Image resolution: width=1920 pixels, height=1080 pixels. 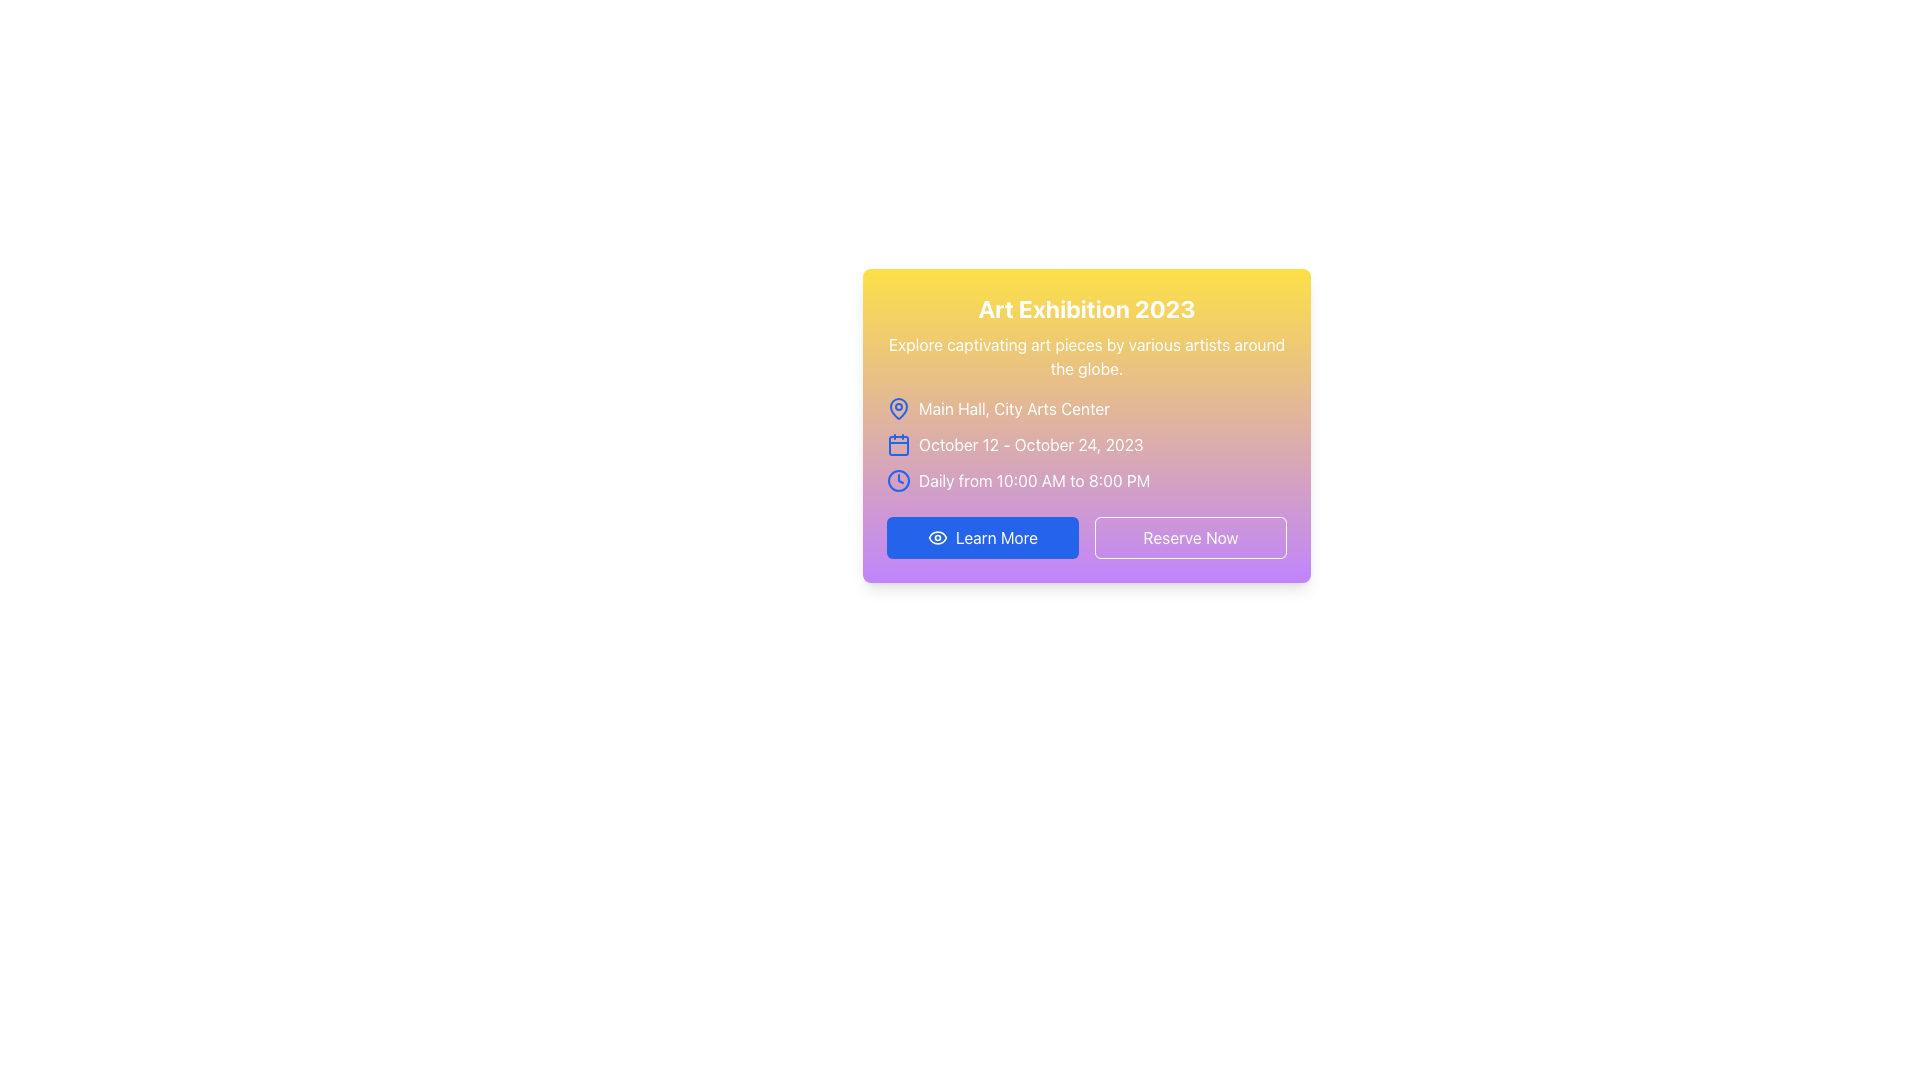 What do you see at coordinates (897, 445) in the screenshot?
I see `the rectangle with rounded corners within the calendar icon, which emphasizes the date field next to the text 'October 12 - October 24, 2023'` at bounding box center [897, 445].